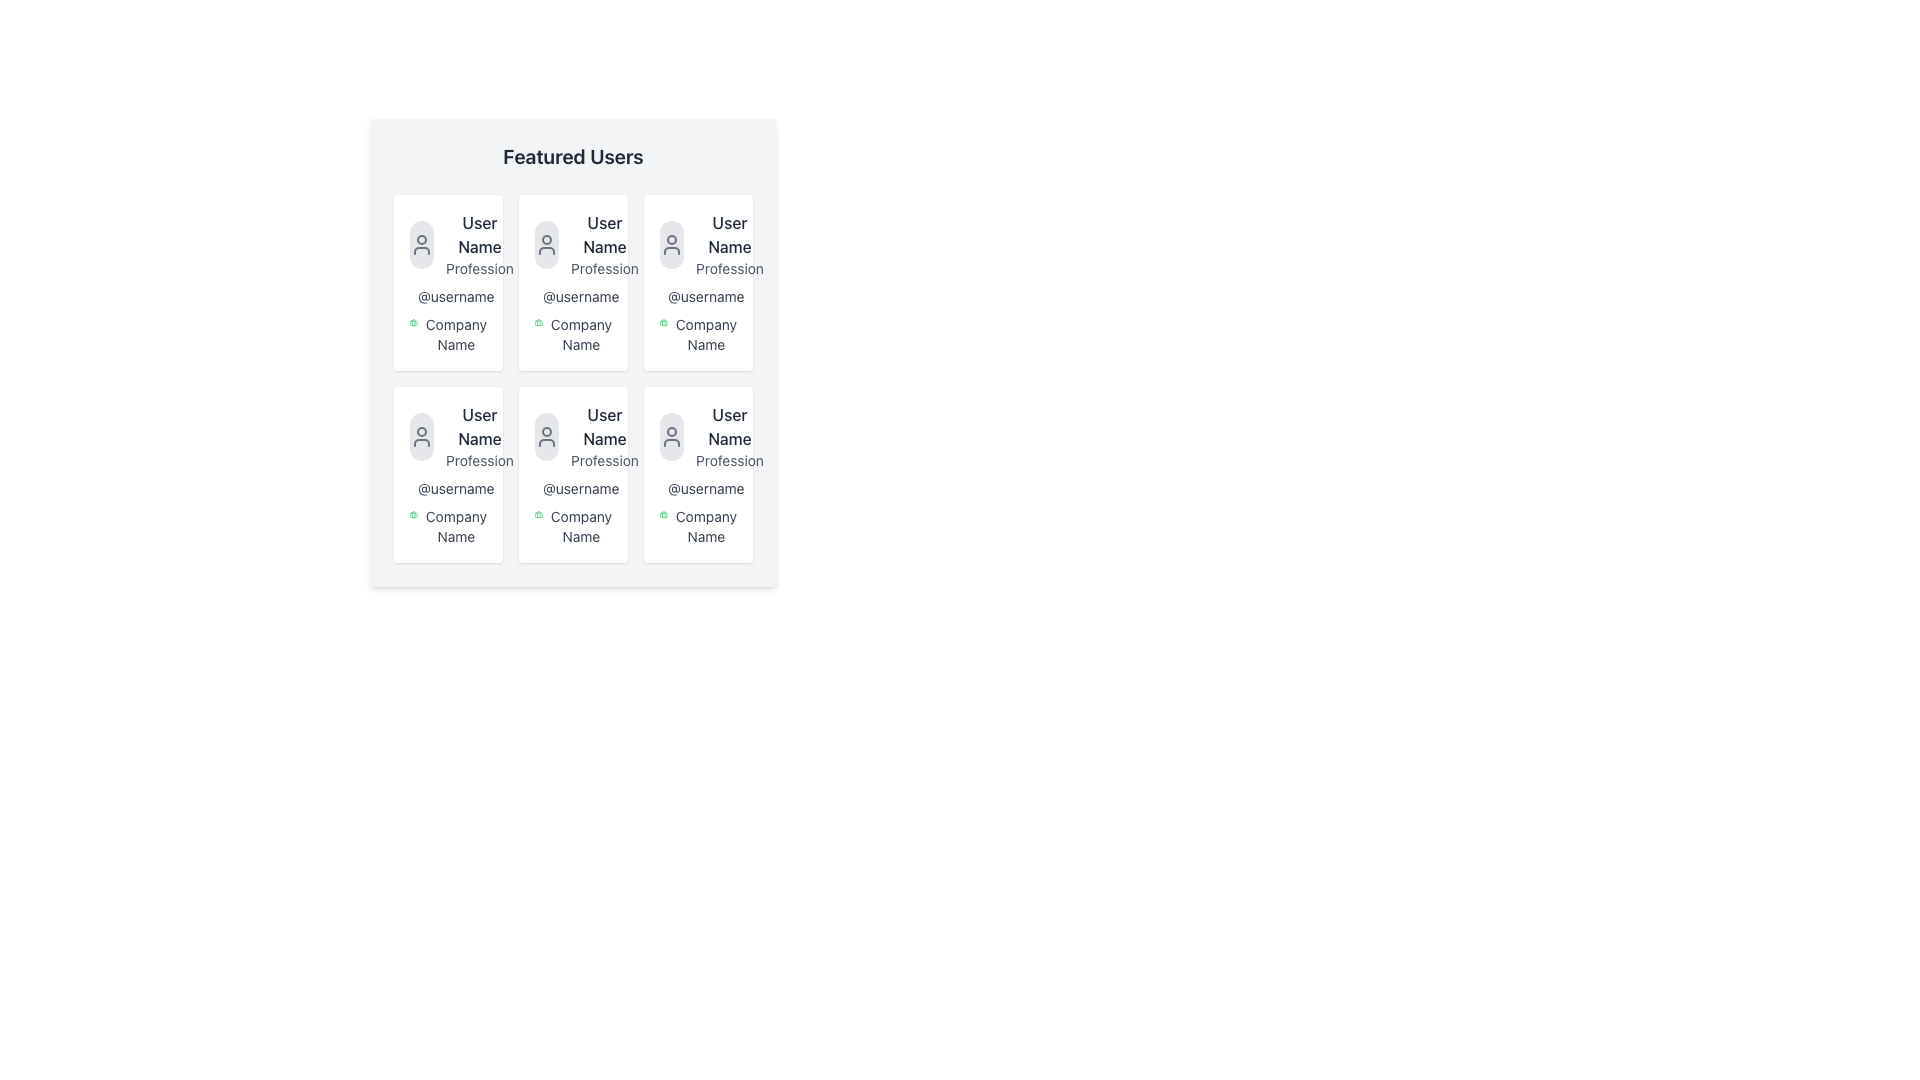  What do you see at coordinates (698, 474) in the screenshot?
I see `the username on the user profile card located in the bottom-right of the 'Featured Users' grid` at bounding box center [698, 474].